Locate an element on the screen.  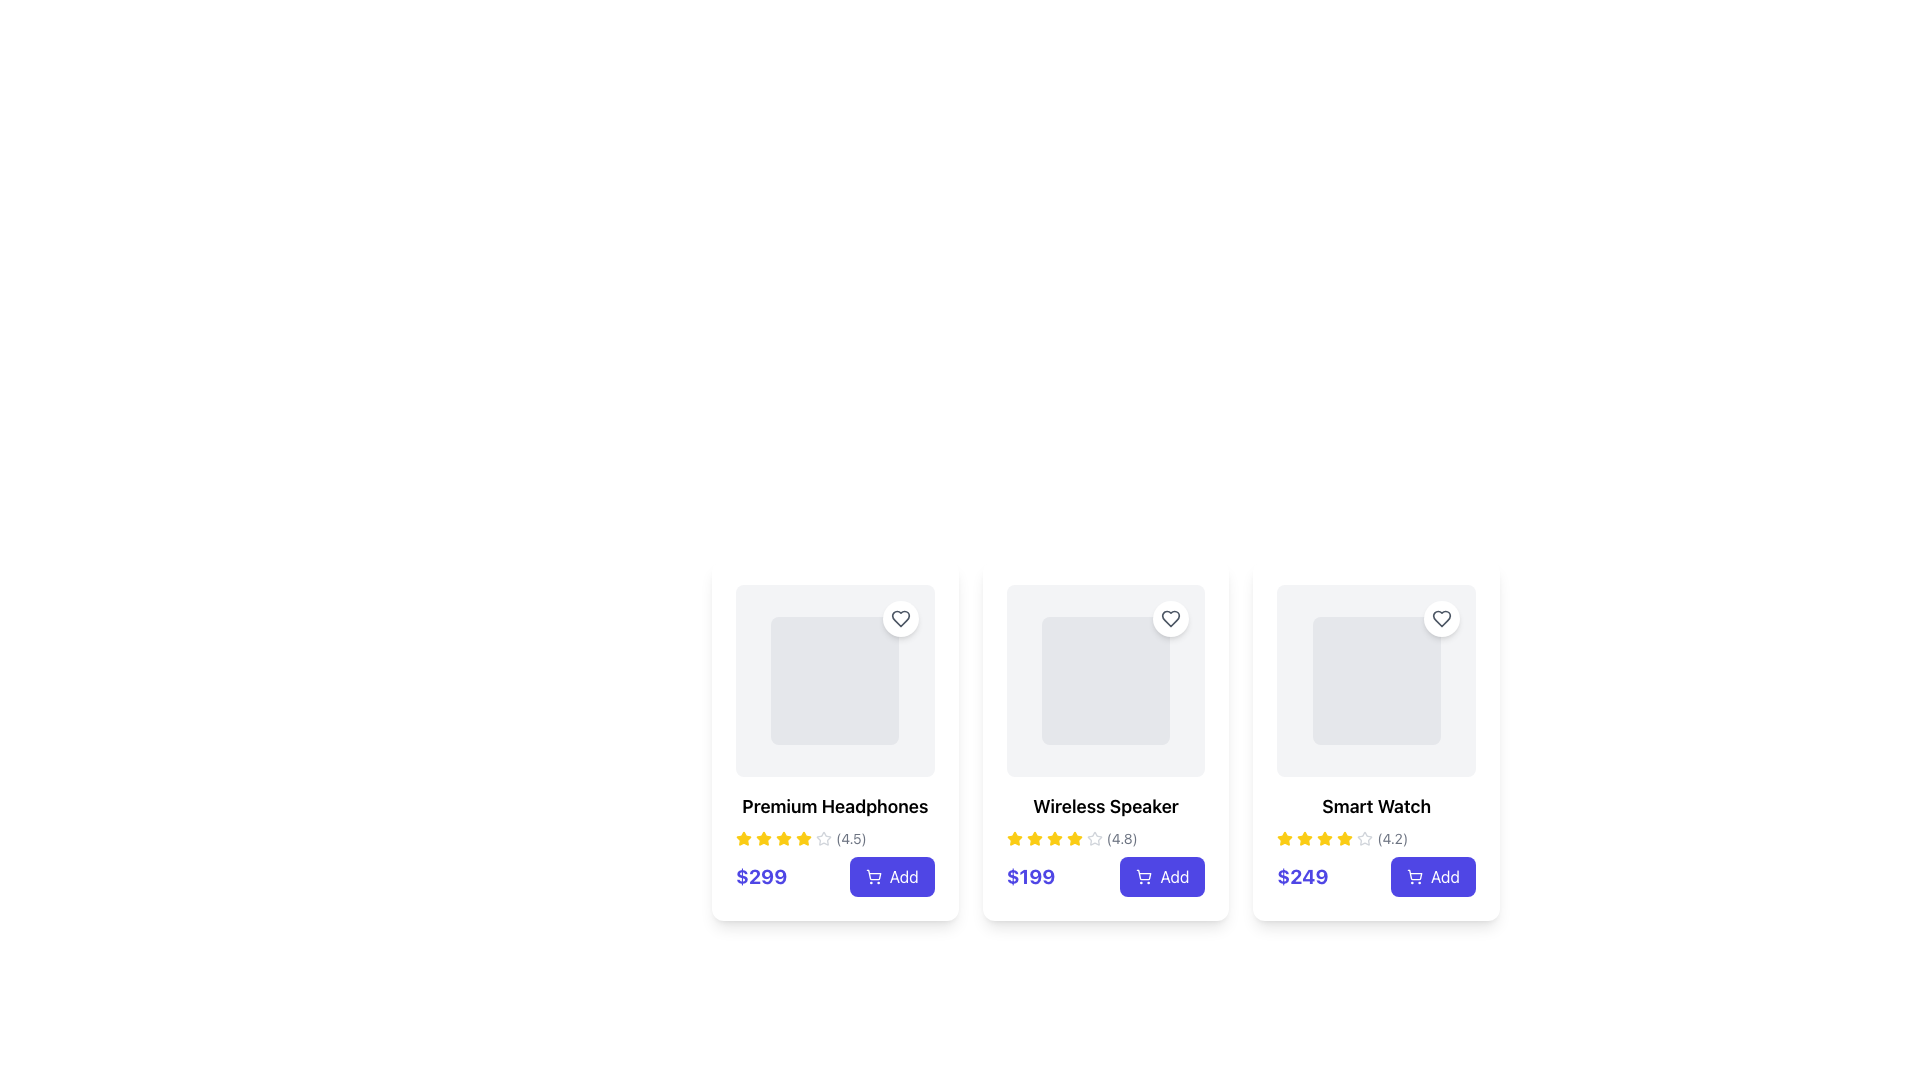
the Rating indicator located below the title 'Premium Headphones' is located at coordinates (835, 839).